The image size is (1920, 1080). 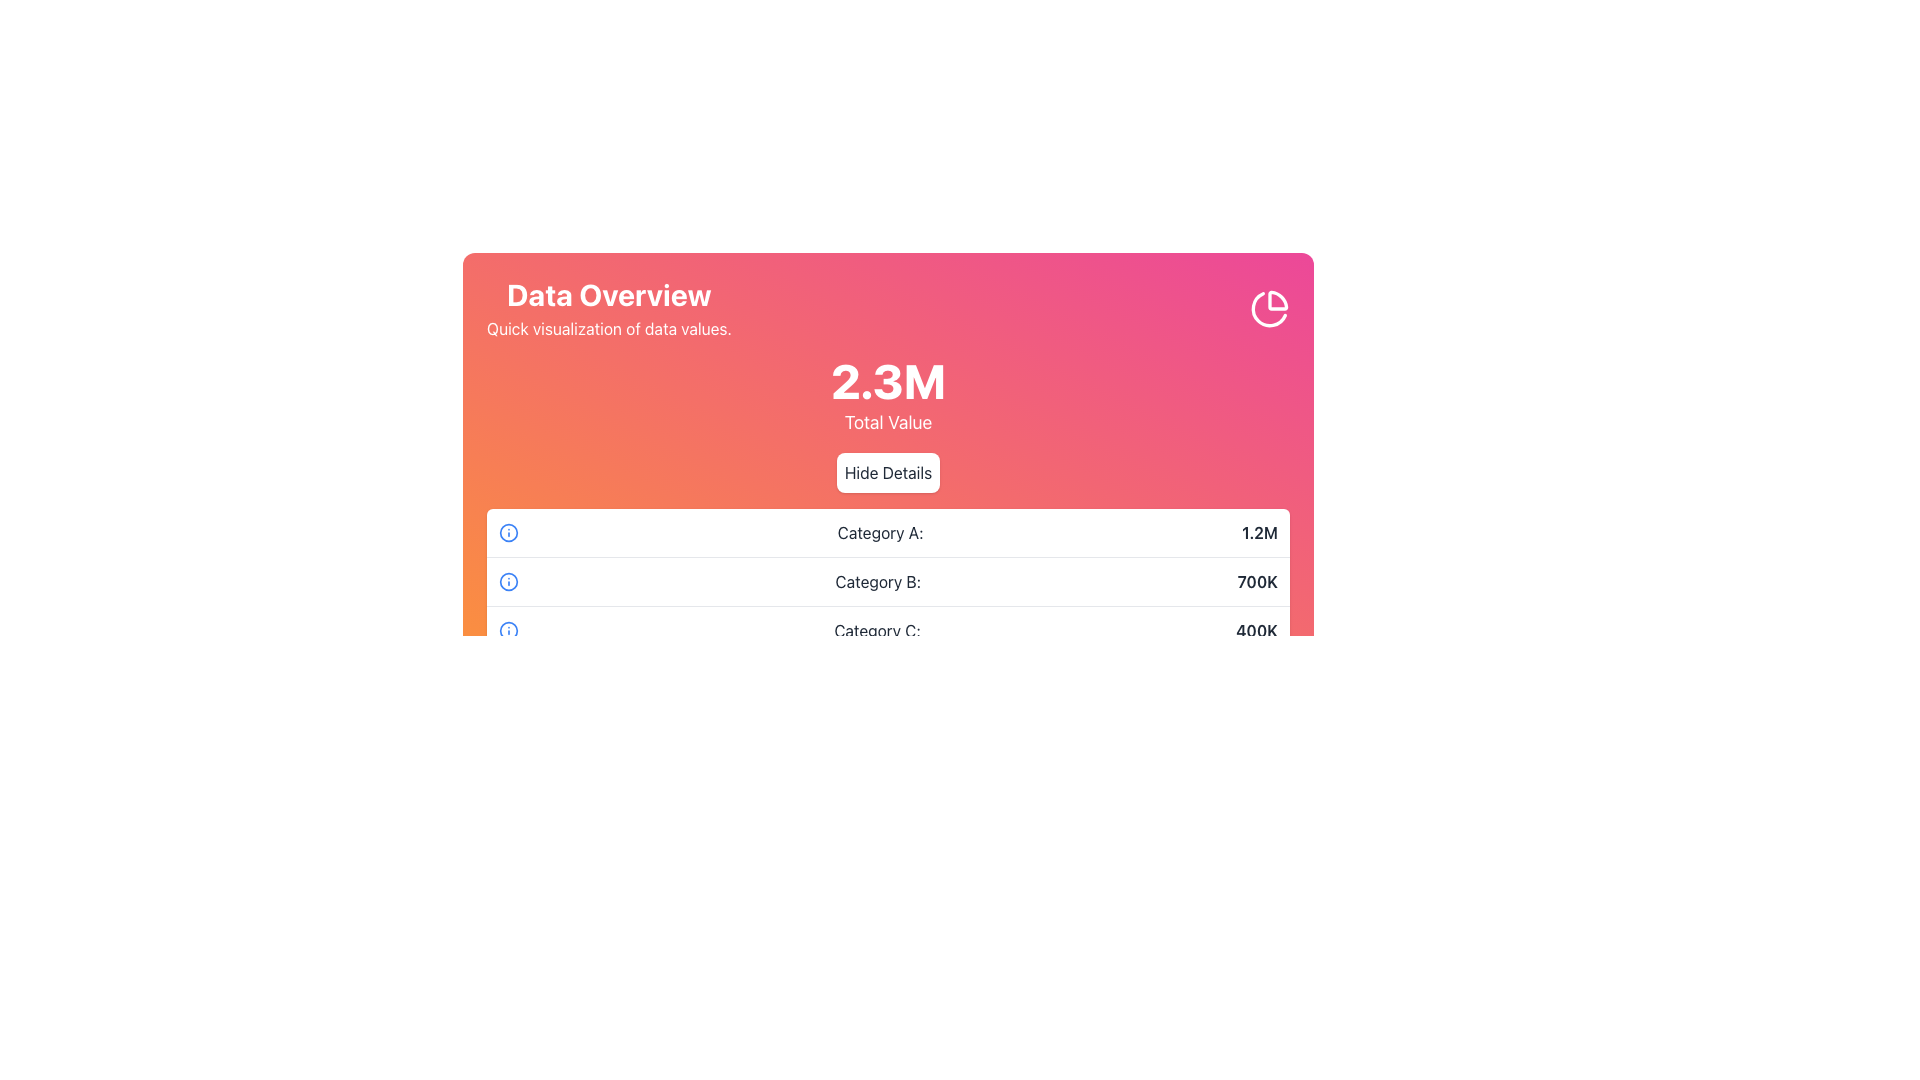 What do you see at coordinates (878, 582) in the screenshot?
I see `the text label displaying 'Category B:' which is styled in black text on a white background and is positioned in the second row of category listings` at bounding box center [878, 582].